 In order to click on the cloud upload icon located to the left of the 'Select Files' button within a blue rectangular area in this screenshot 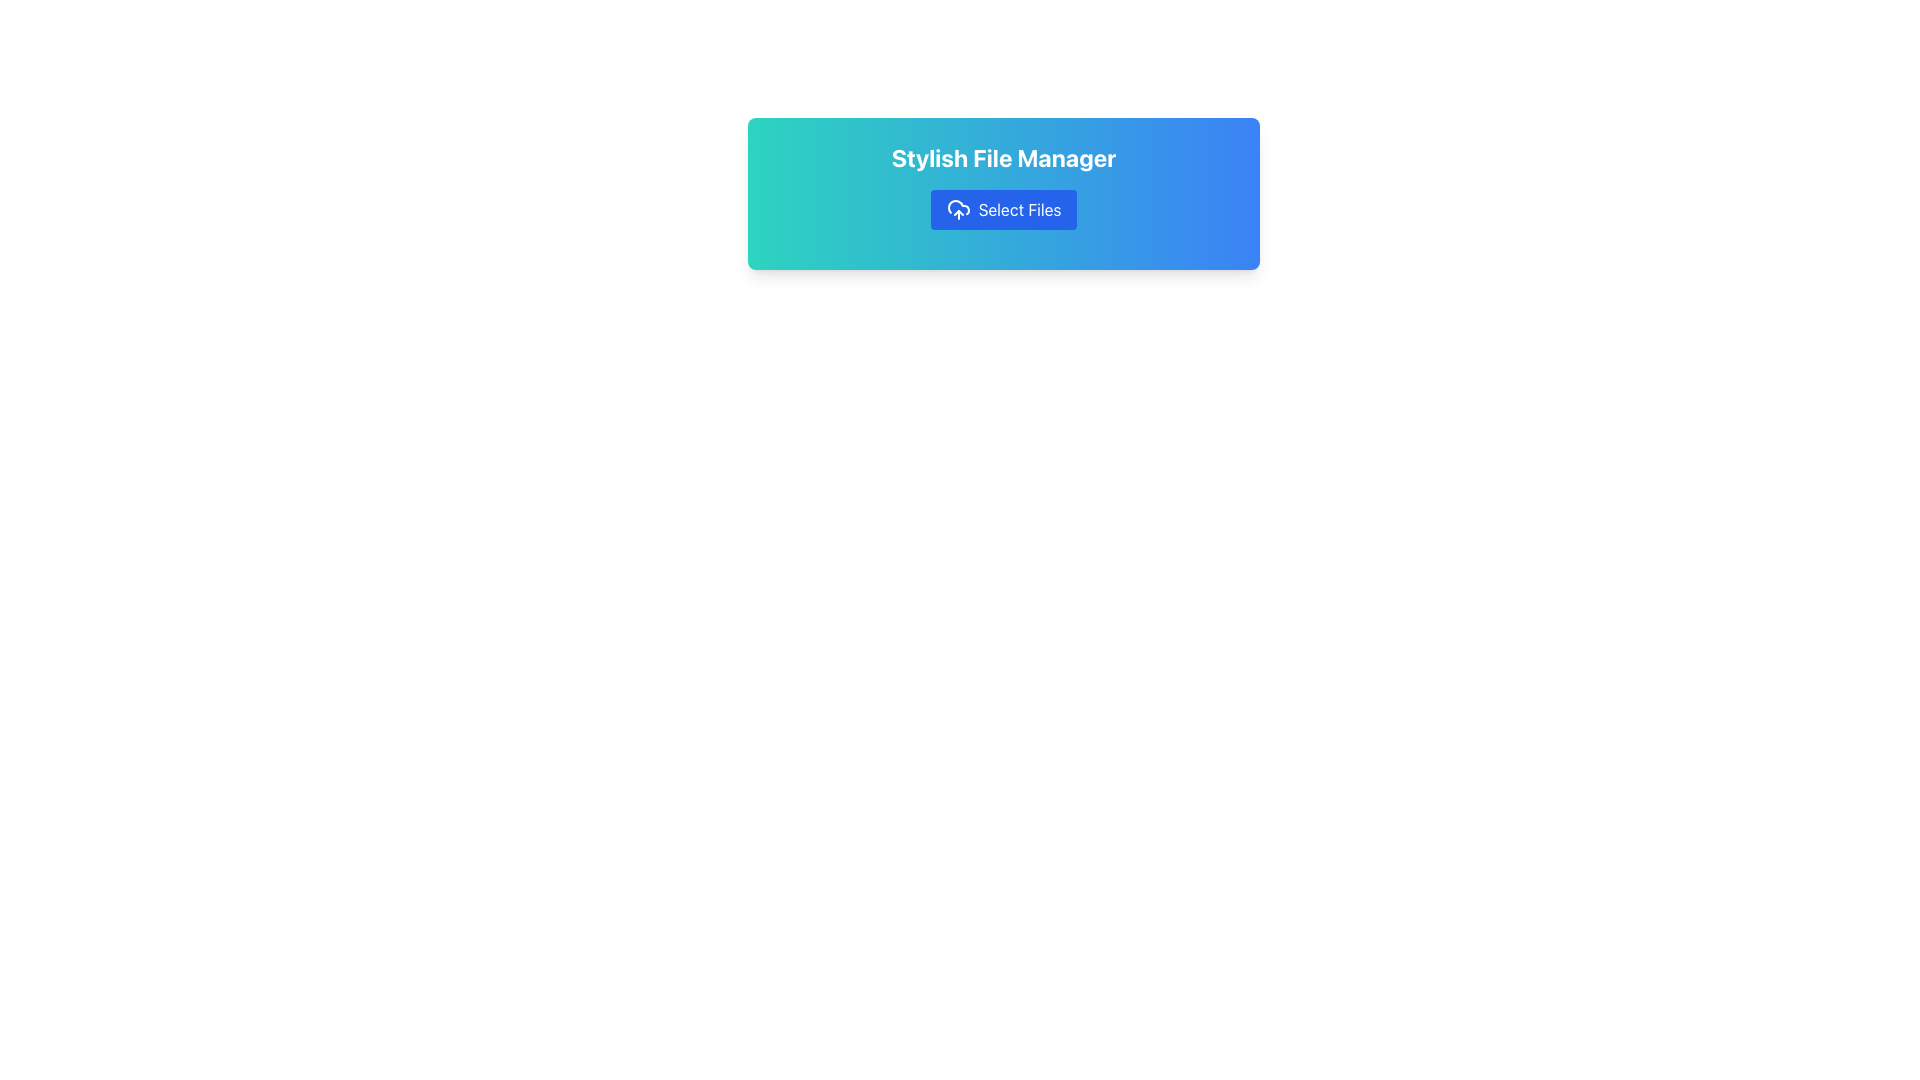, I will do `click(957, 209)`.